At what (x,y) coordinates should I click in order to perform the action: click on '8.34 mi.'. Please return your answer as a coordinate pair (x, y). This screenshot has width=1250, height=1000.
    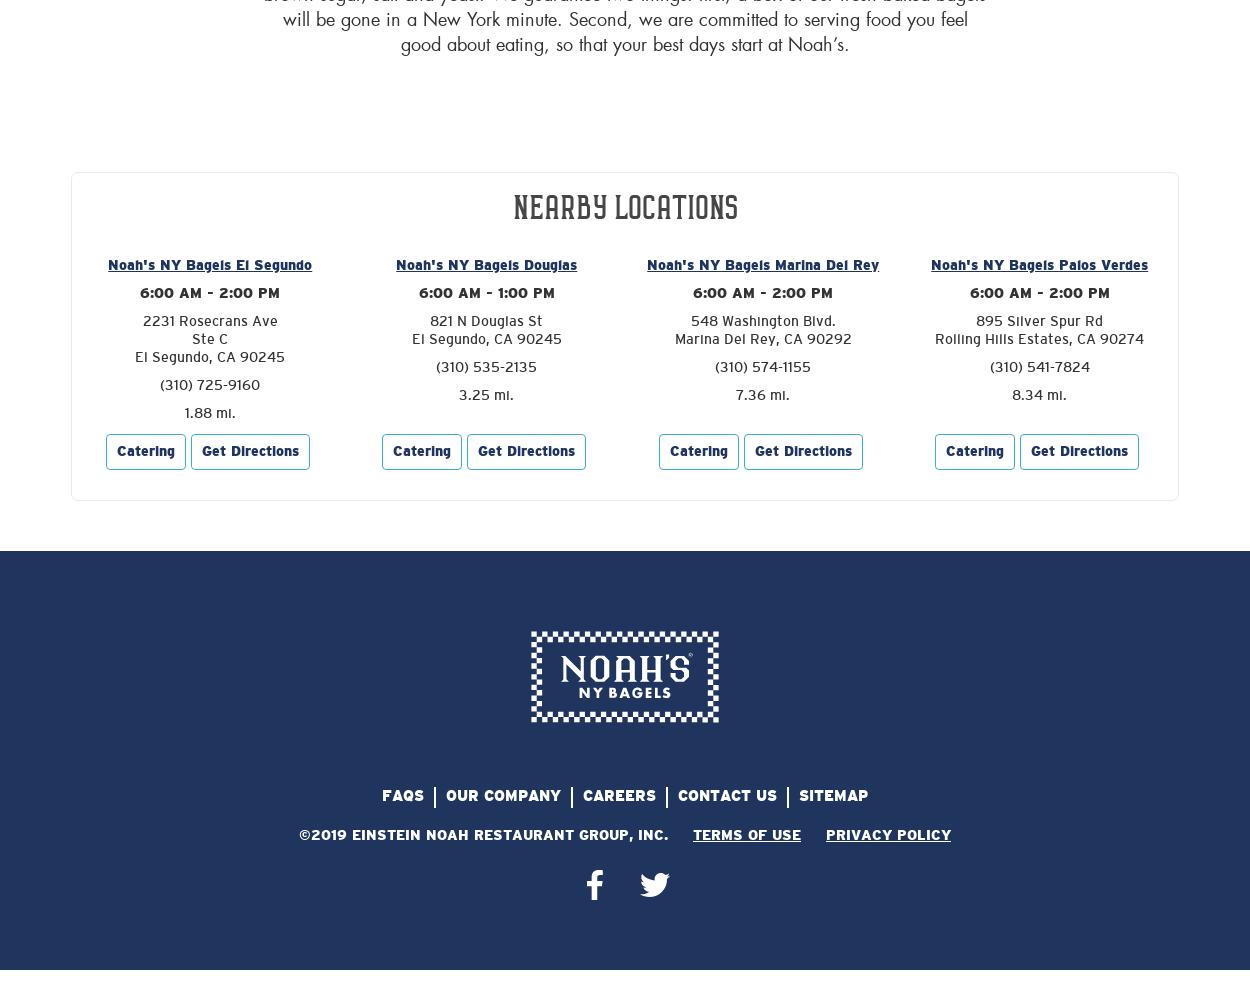
    Looking at the image, I should click on (1039, 395).